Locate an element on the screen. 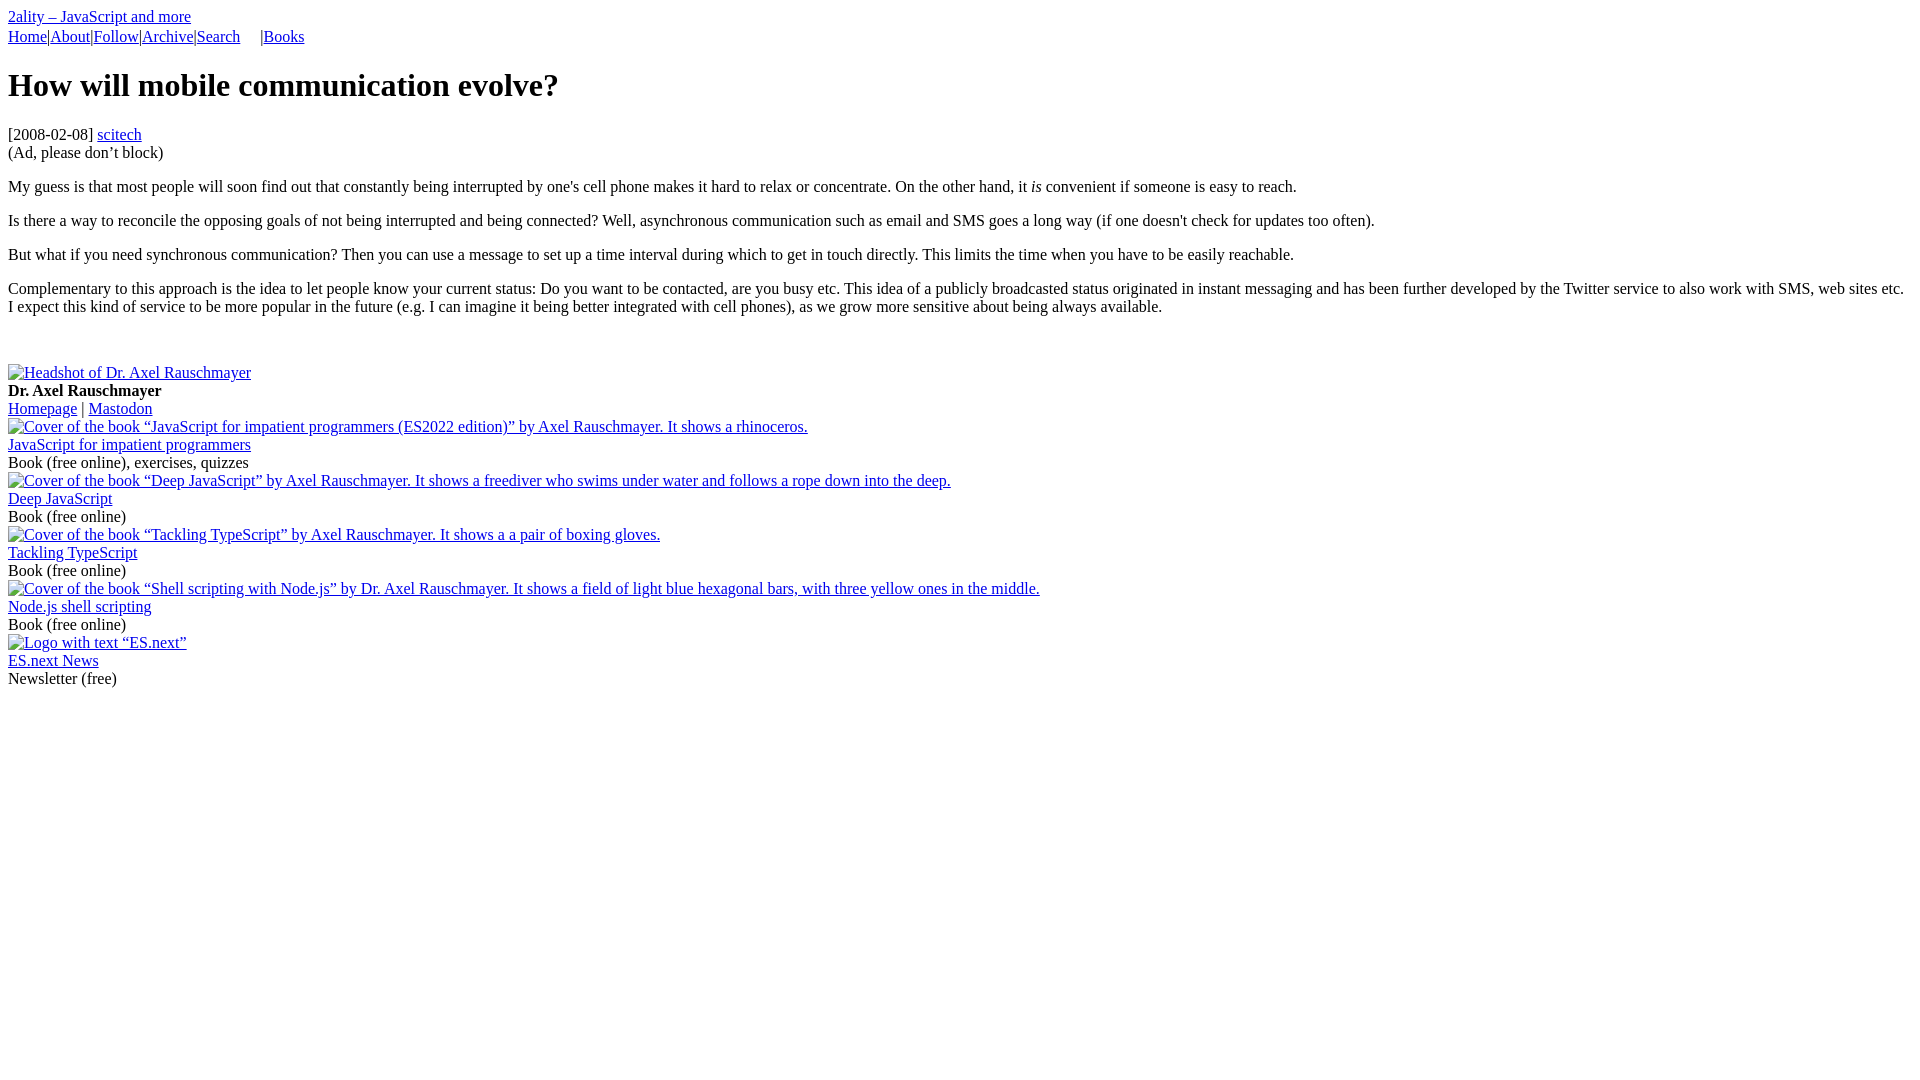  'JavaScript for impatient programmers' is located at coordinates (8, 443).